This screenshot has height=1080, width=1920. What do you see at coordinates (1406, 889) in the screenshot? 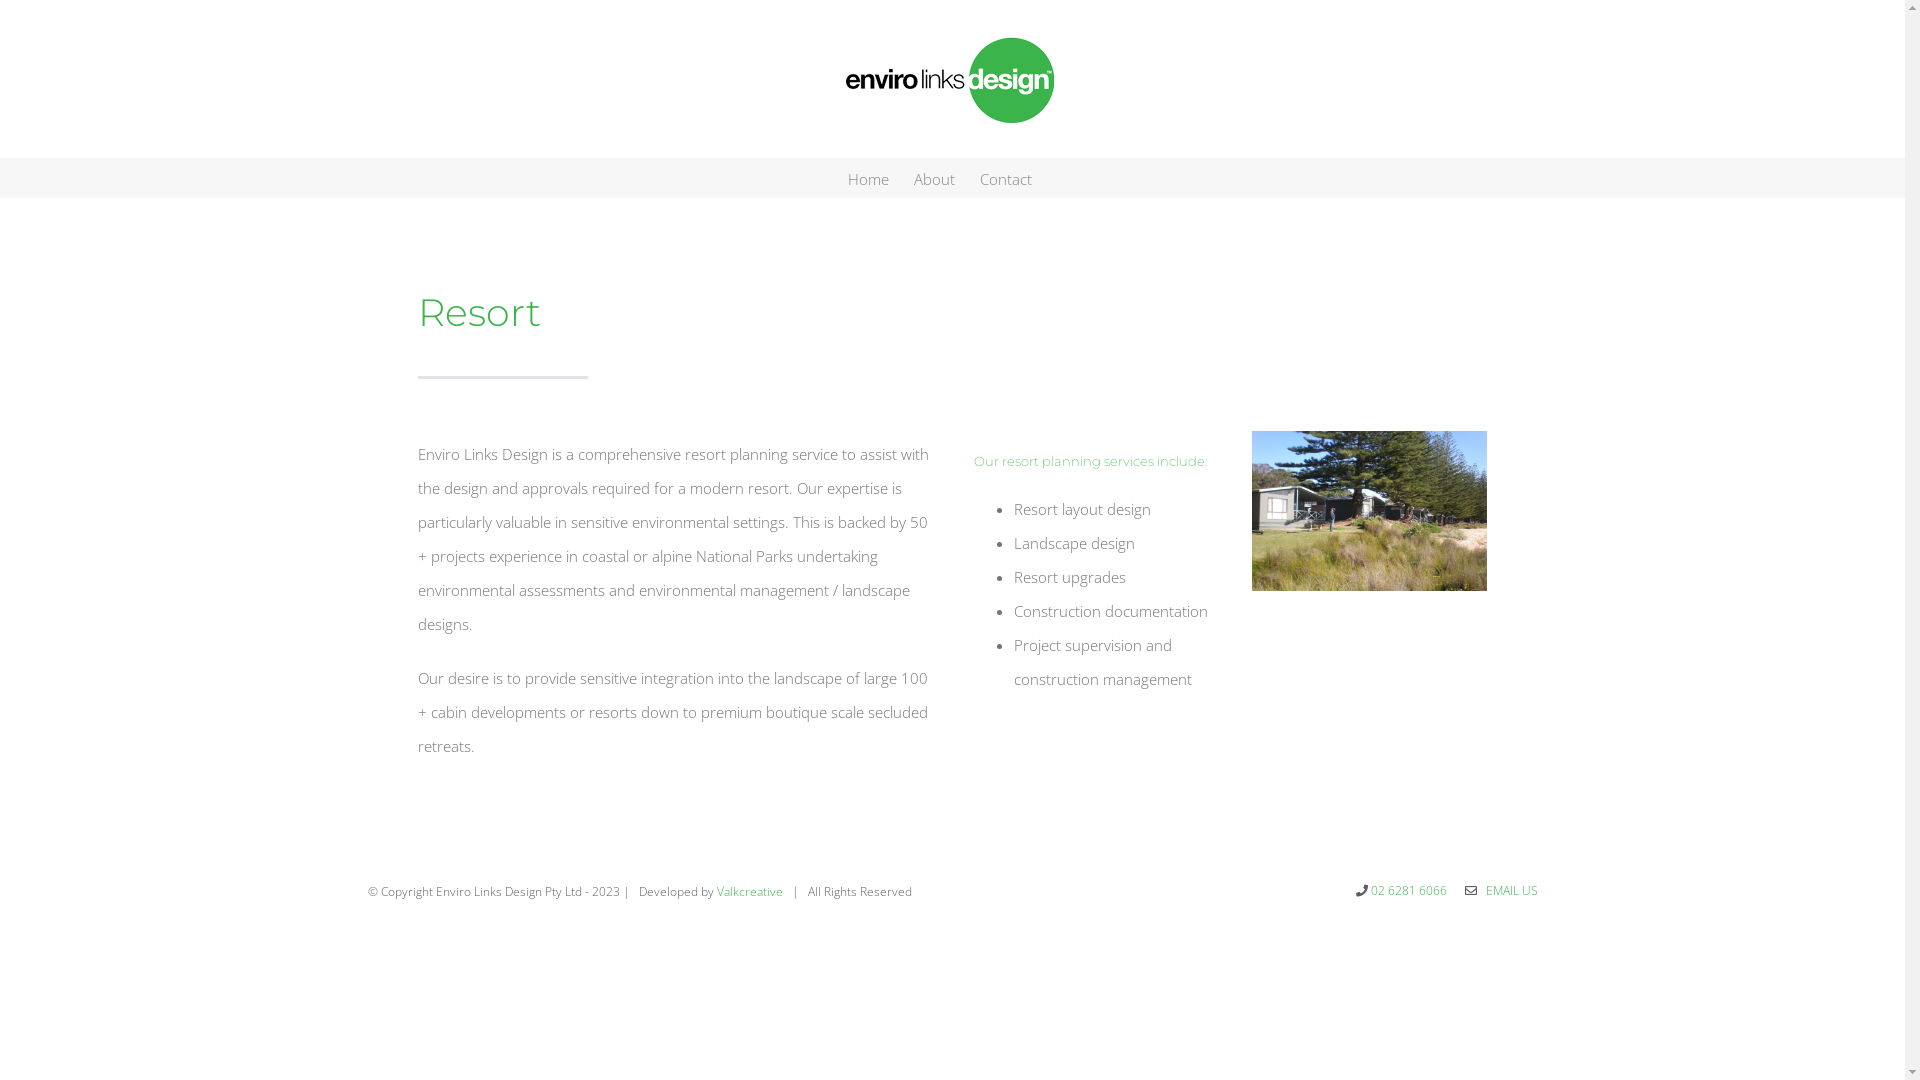
I see `'02 6281 6066'` at bounding box center [1406, 889].